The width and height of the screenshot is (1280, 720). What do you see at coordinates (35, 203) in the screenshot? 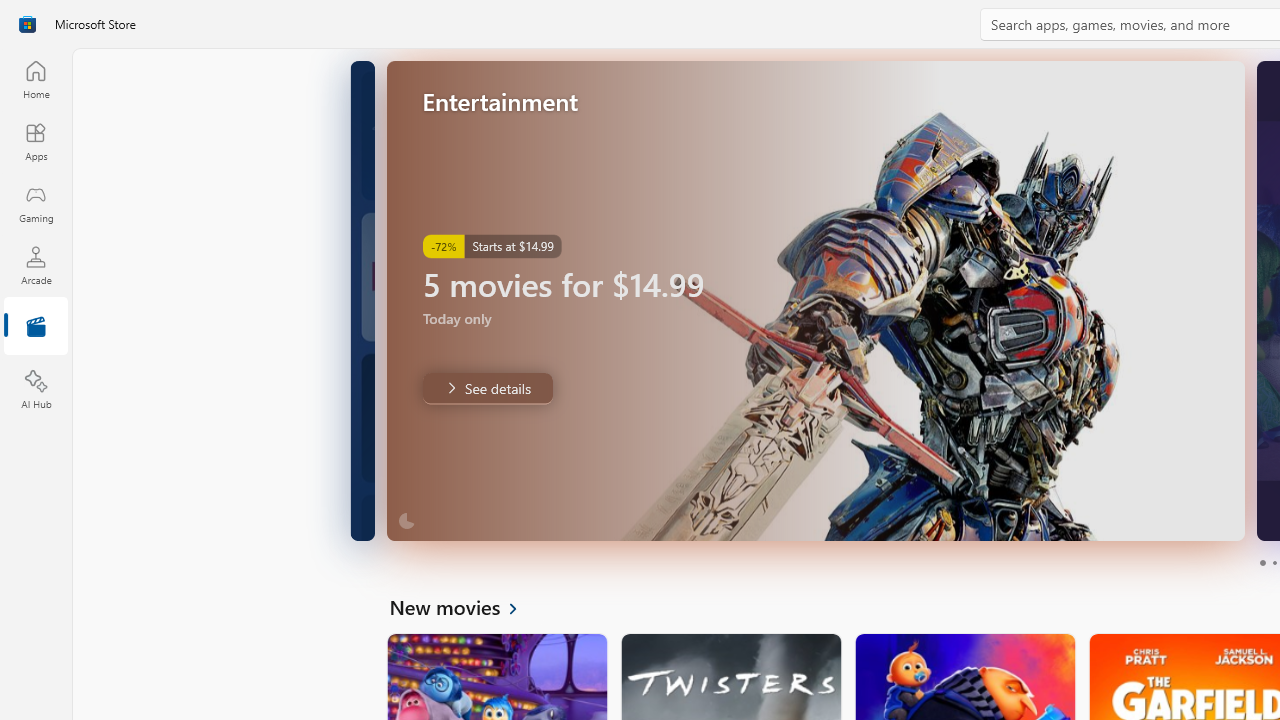
I see `'Gaming'` at bounding box center [35, 203].